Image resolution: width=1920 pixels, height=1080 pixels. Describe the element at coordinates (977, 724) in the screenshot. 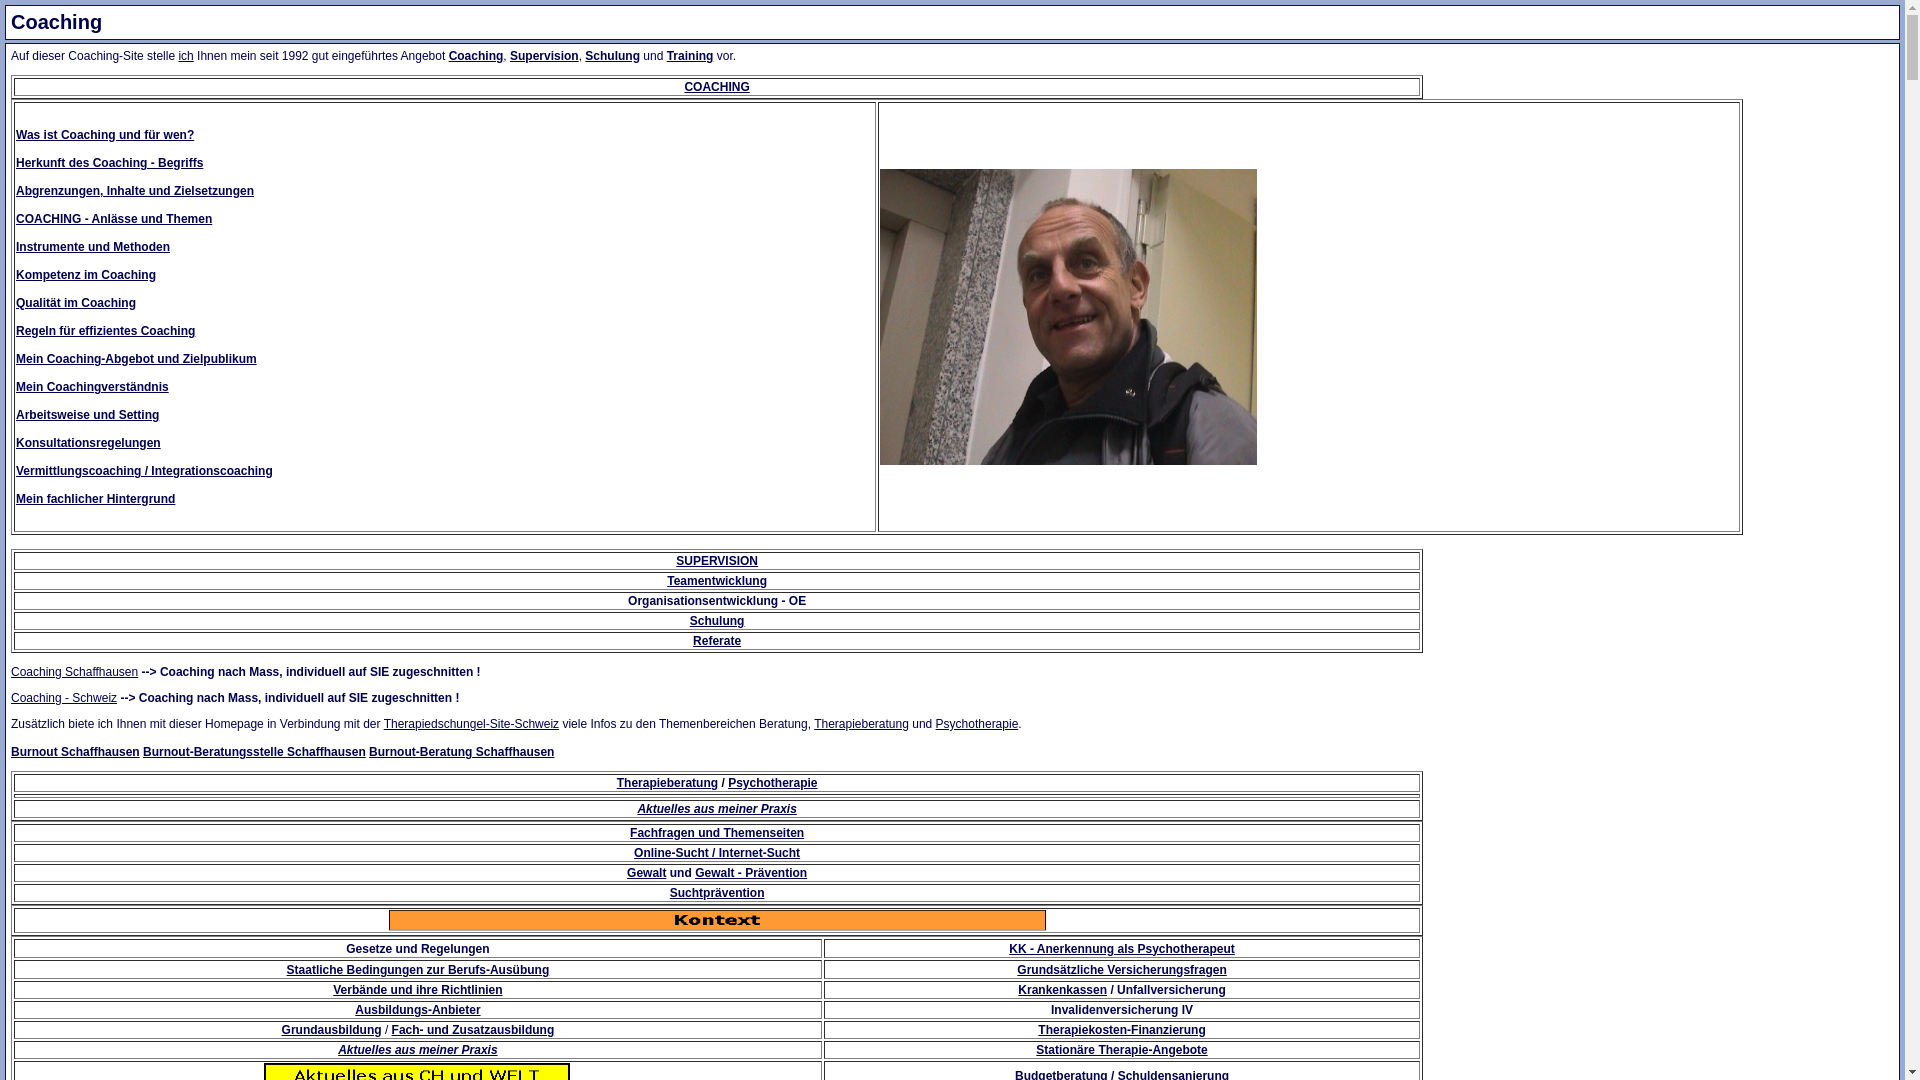

I see `'Psychotherapie'` at that location.